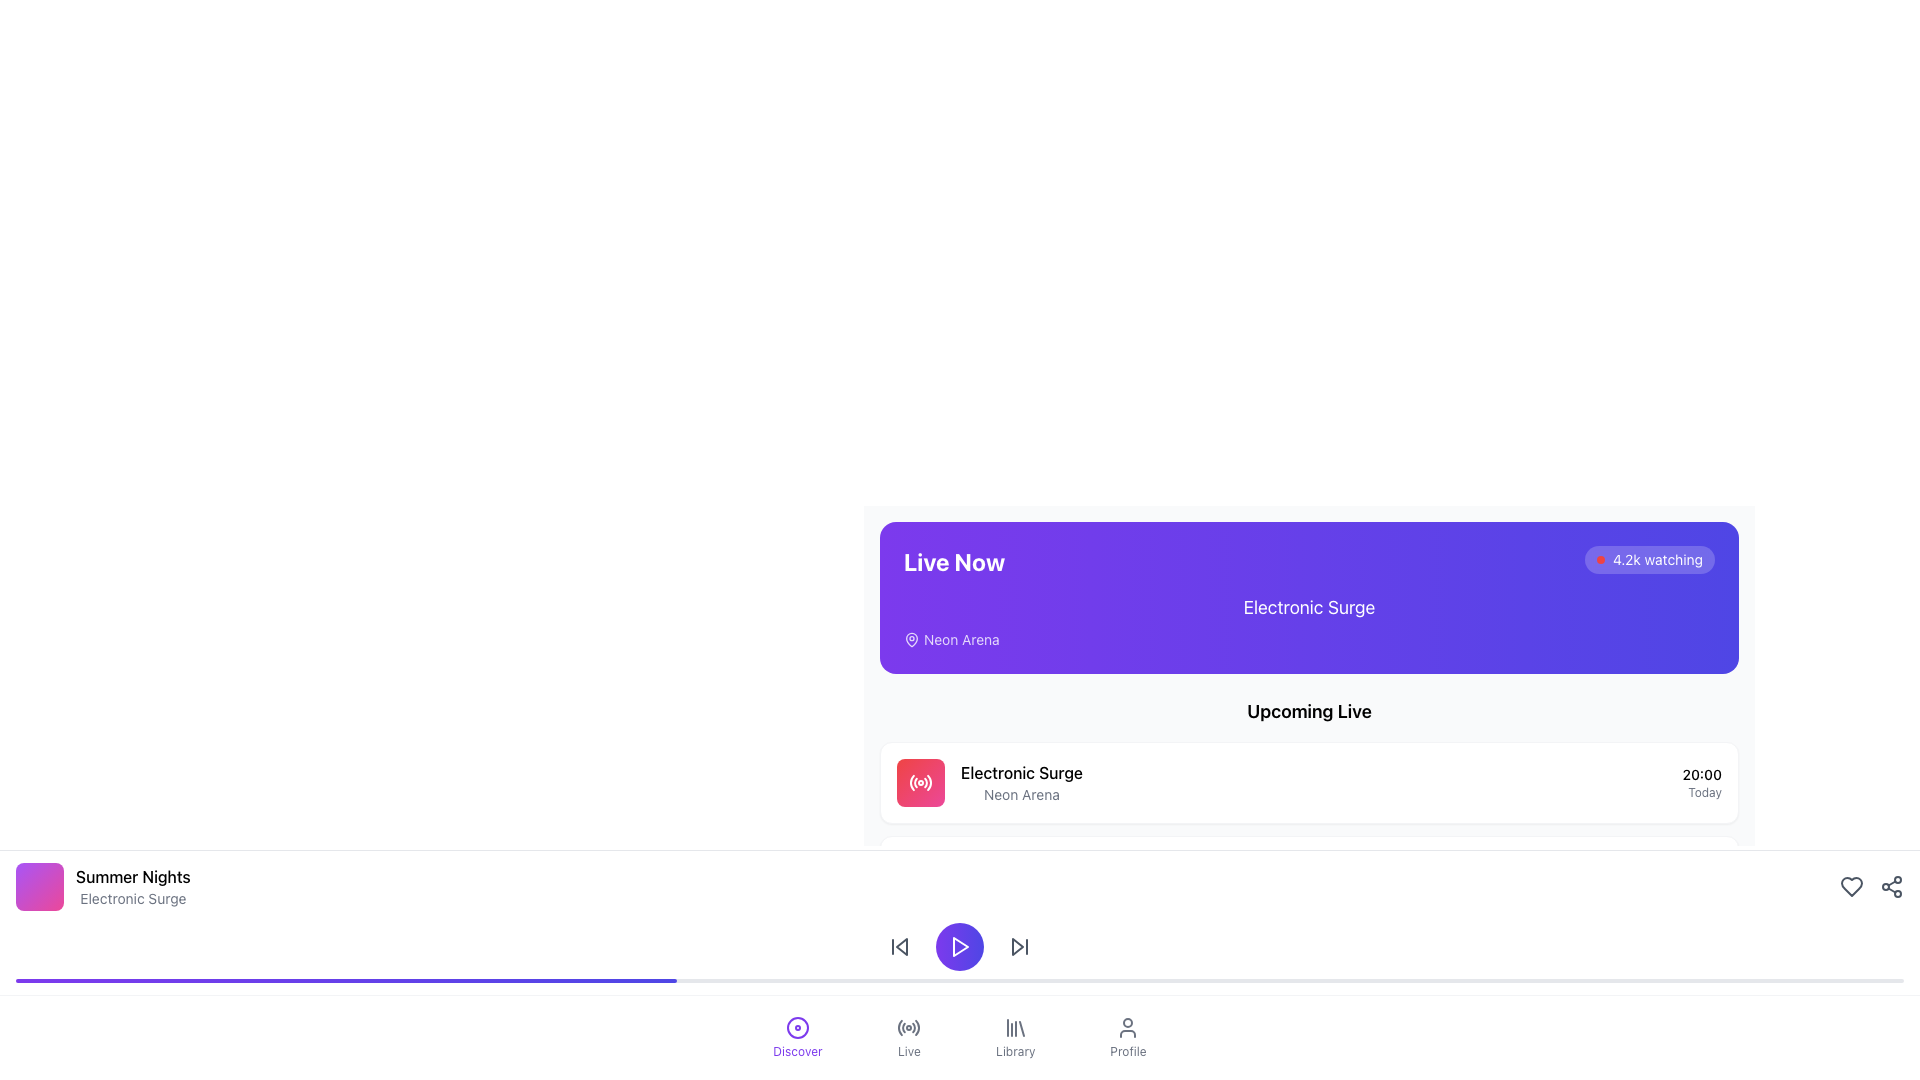 The height and width of the screenshot is (1080, 1920). Describe the element at coordinates (132, 886) in the screenshot. I see `the Text Display (Dual-line) located in the bottom-left corner of the interface, adjacent to a gradient square icon, which displays a title and subtitle for a media item` at that location.